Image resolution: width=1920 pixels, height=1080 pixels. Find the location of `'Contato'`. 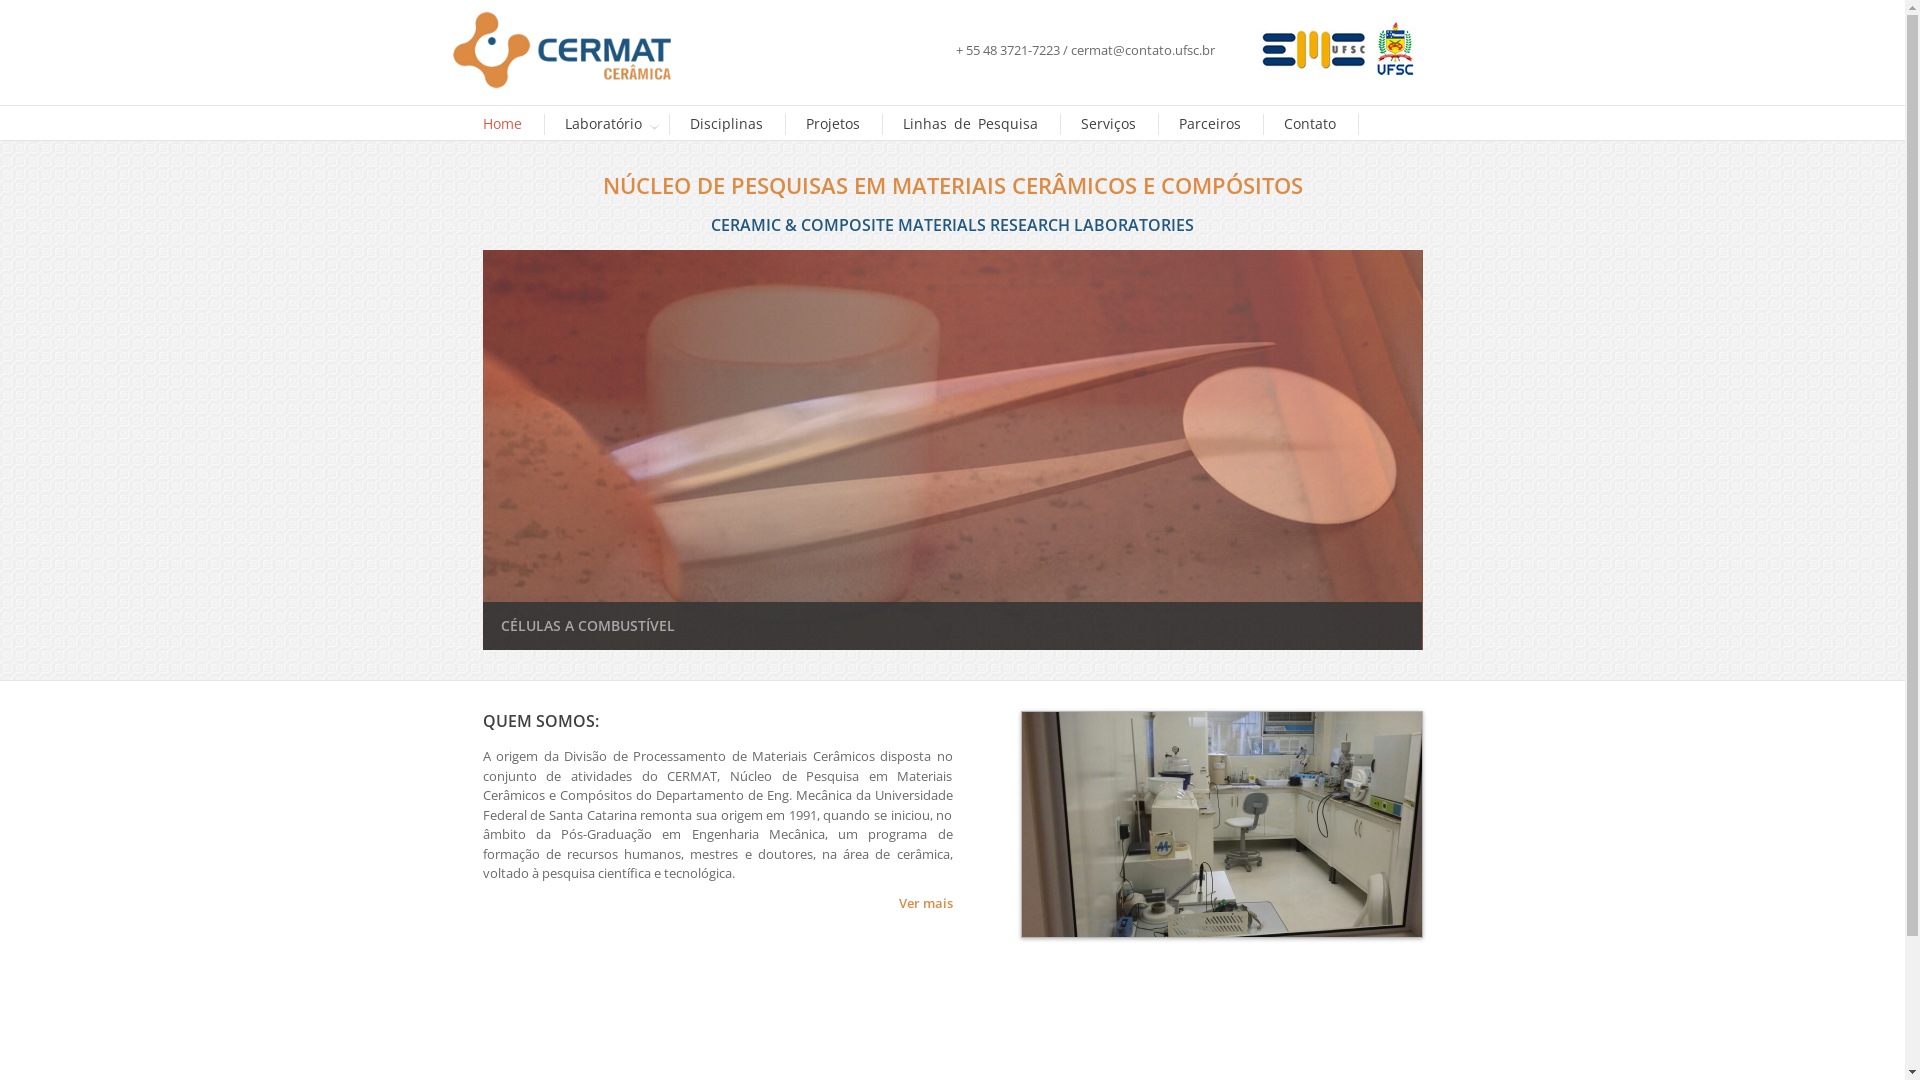

'Contato' is located at coordinates (1310, 123).